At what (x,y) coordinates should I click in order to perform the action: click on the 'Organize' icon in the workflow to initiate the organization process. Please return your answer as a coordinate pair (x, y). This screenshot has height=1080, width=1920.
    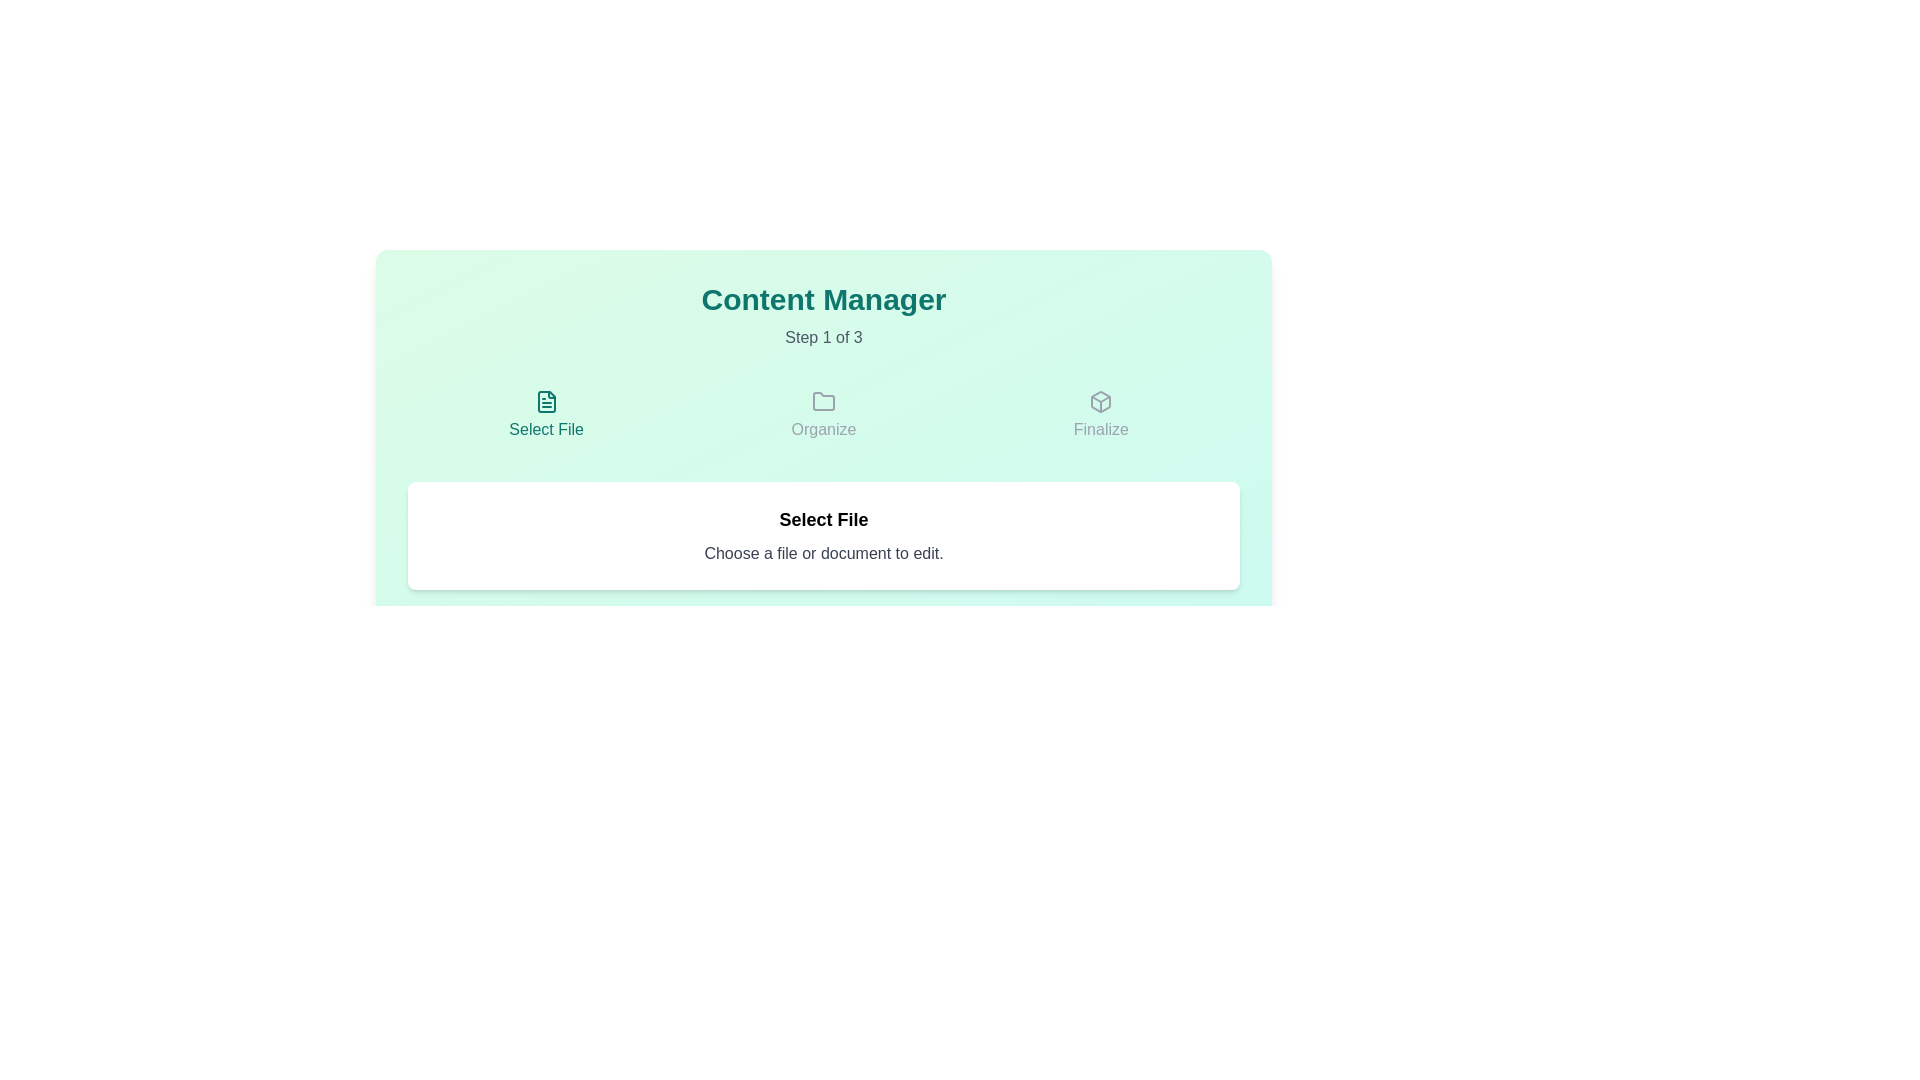
    Looking at the image, I should click on (824, 415).